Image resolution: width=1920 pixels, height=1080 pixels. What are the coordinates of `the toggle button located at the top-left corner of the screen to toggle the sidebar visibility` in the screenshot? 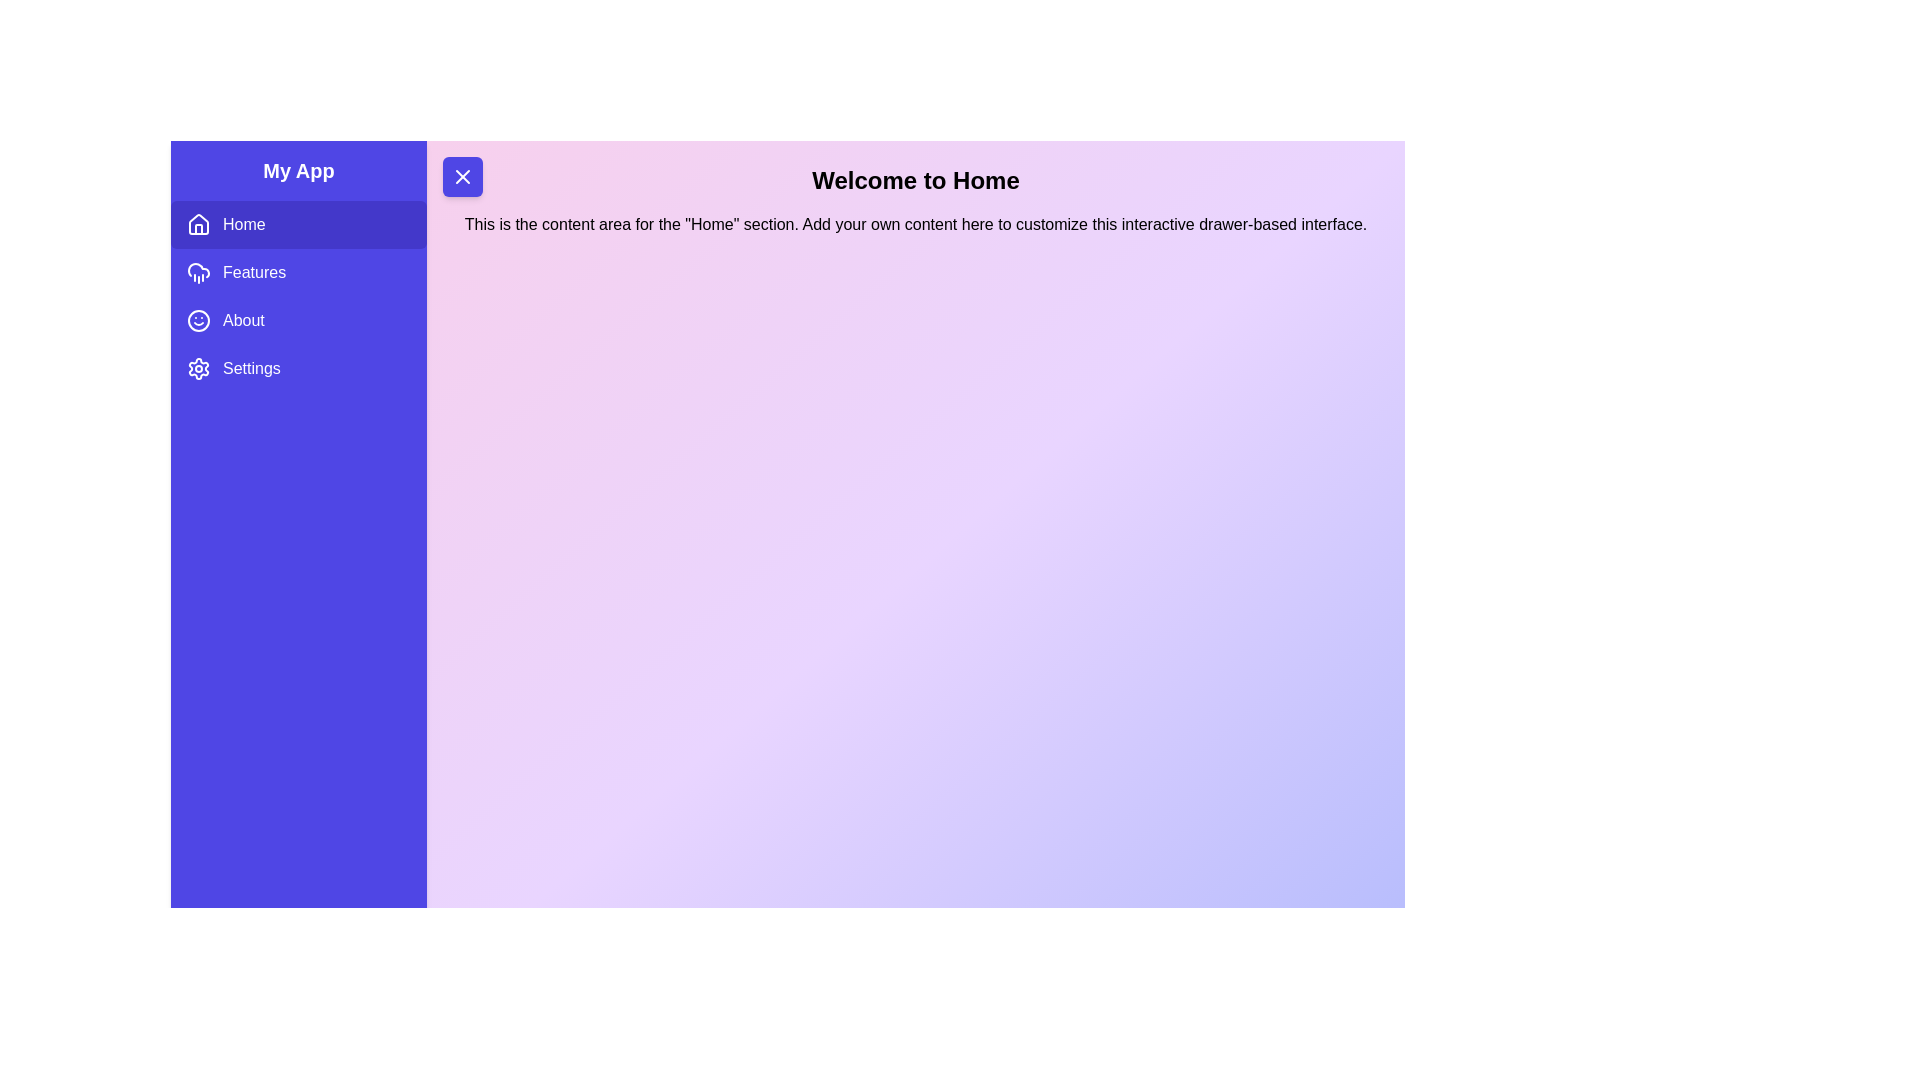 It's located at (461, 176).